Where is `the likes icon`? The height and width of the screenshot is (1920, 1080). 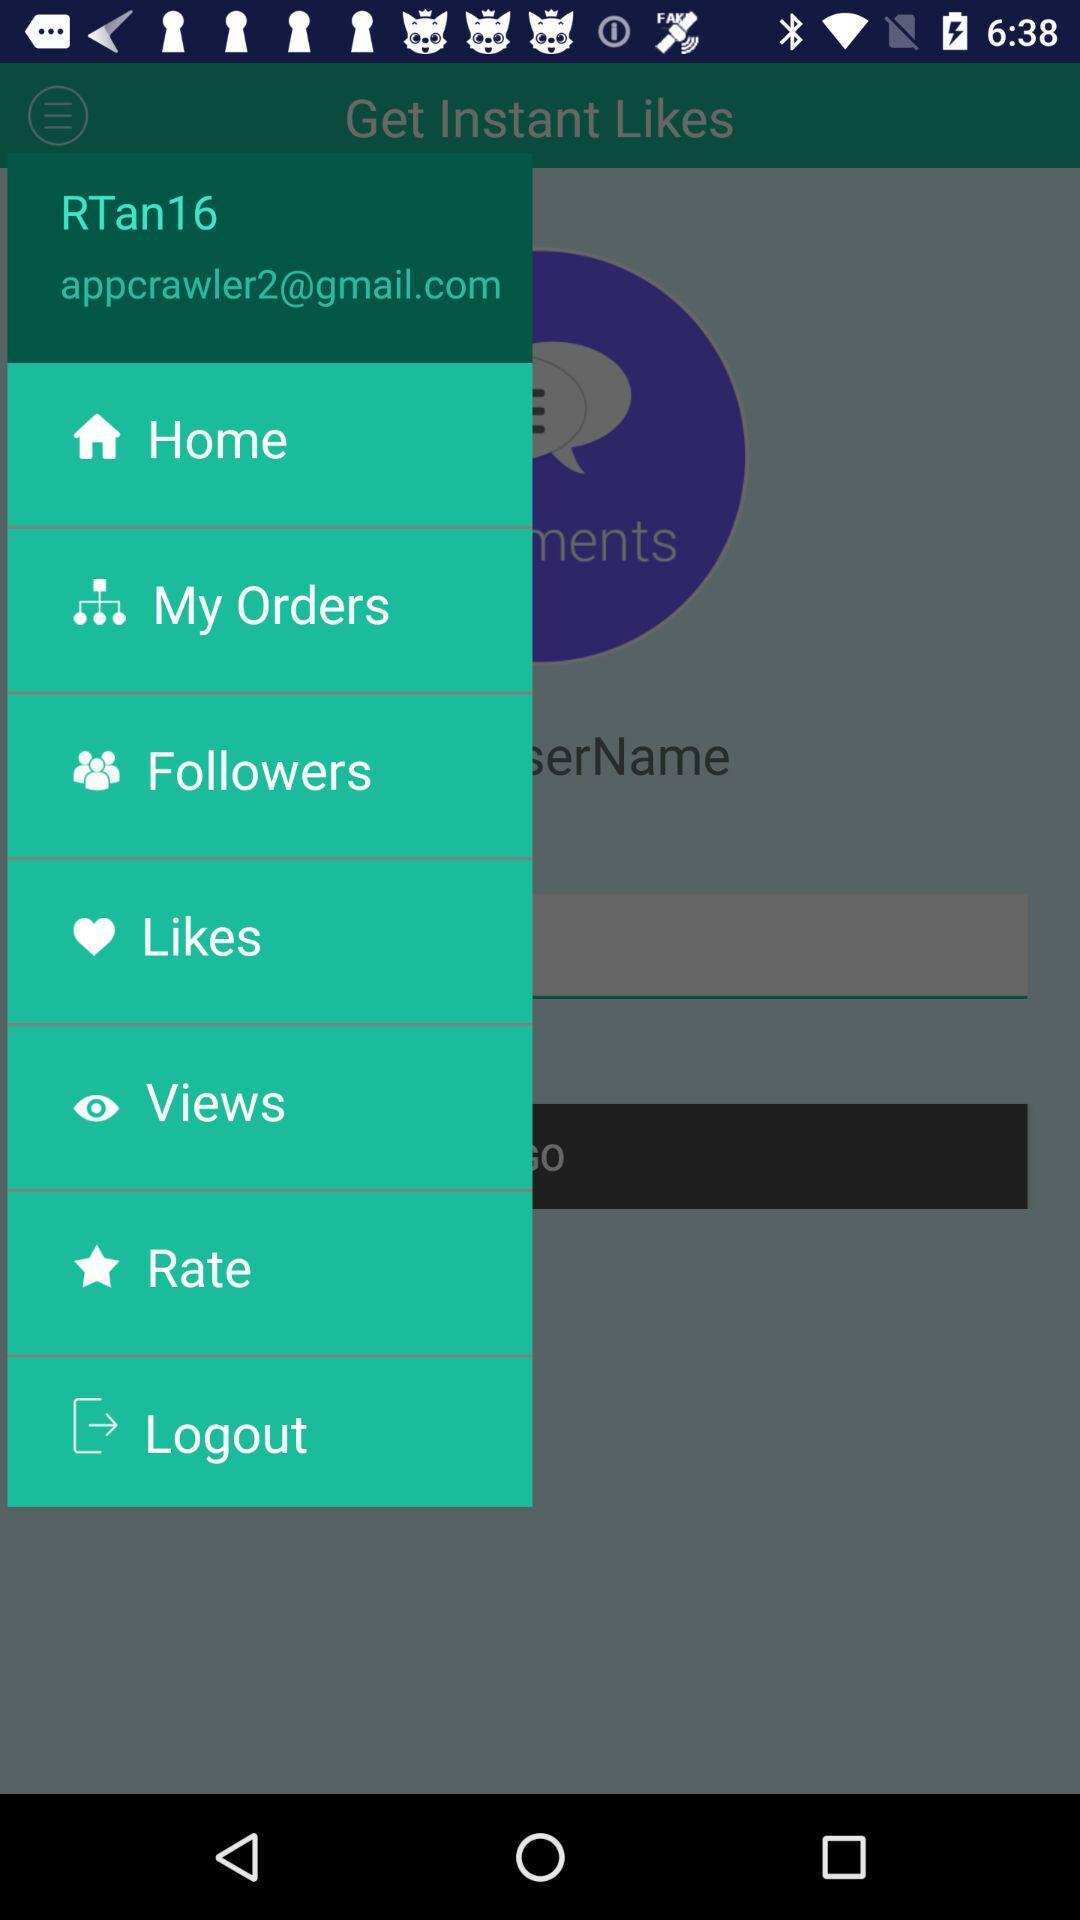 the likes icon is located at coordinates (201, 933).